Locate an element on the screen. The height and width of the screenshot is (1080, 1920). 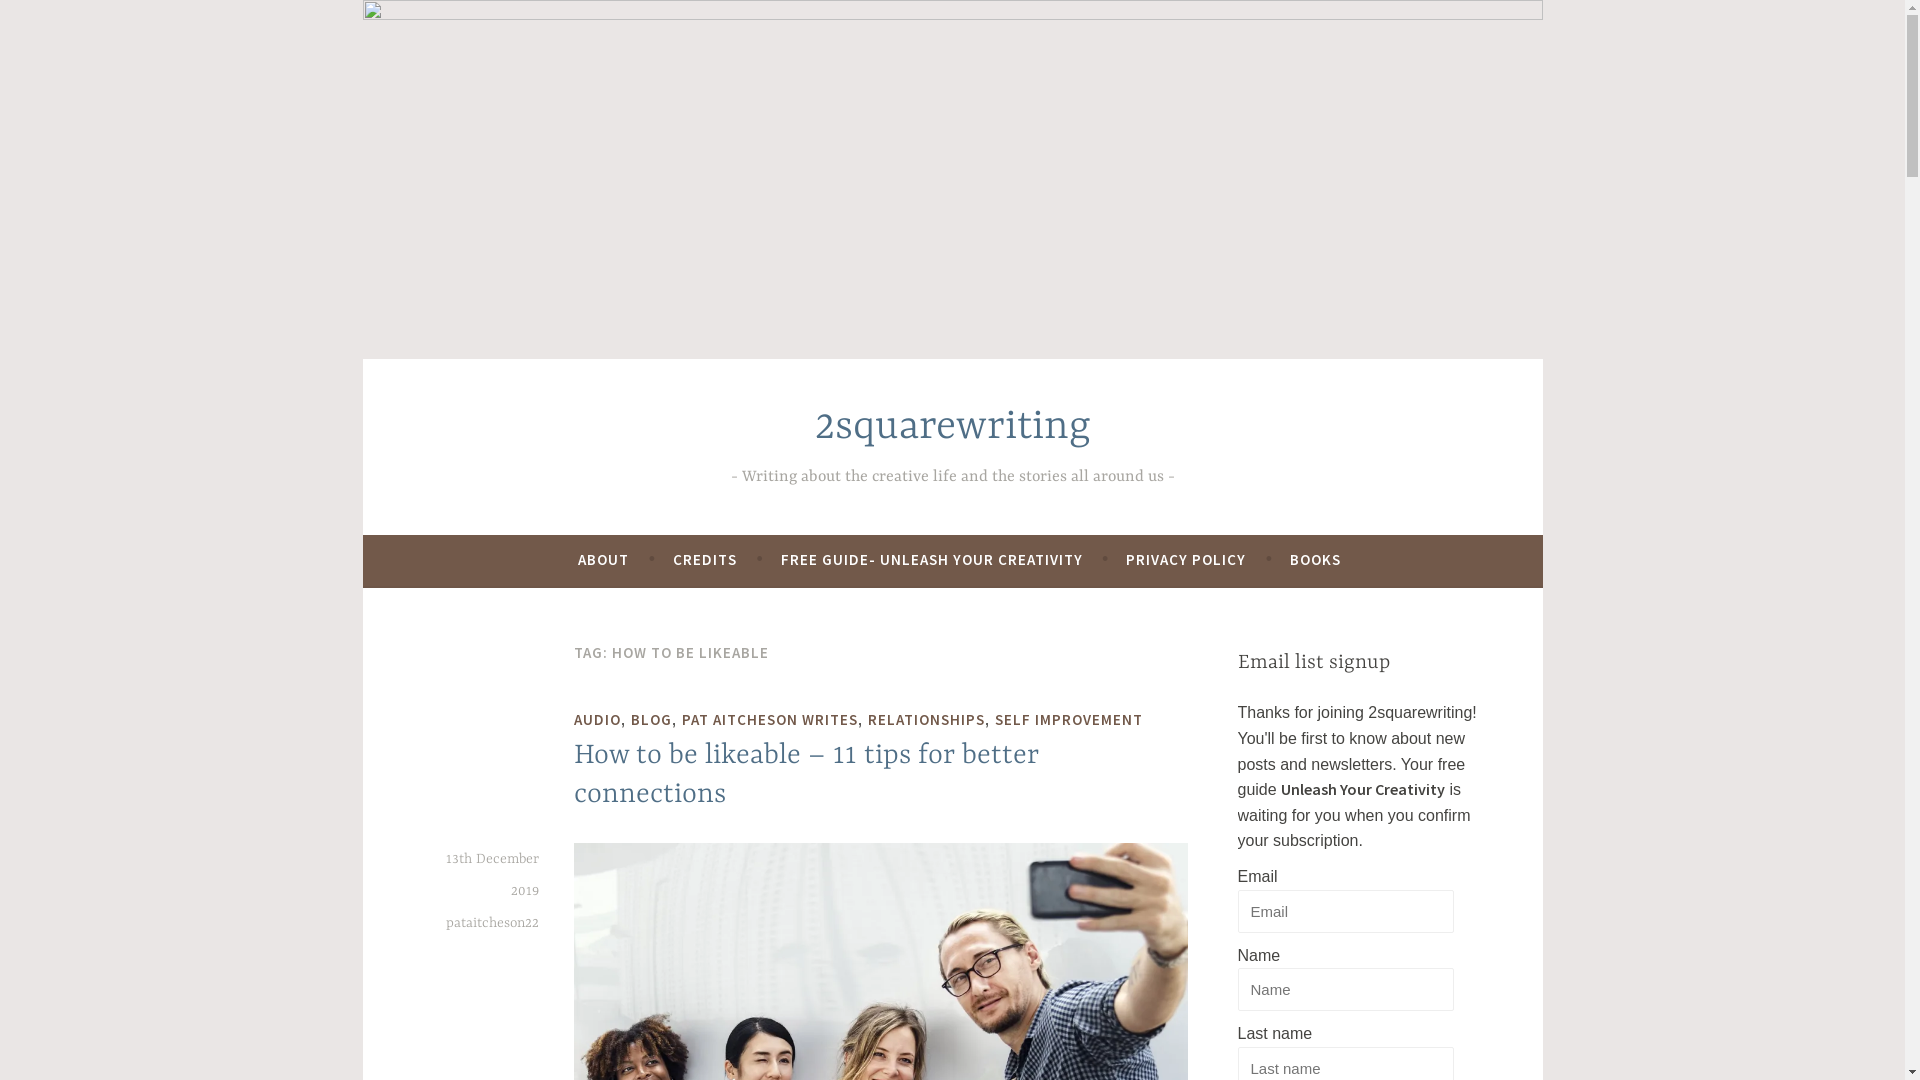
'FREE GUIDE- UNLEASH YOUR CREATIVITY' is located at coordinates (930, 559).